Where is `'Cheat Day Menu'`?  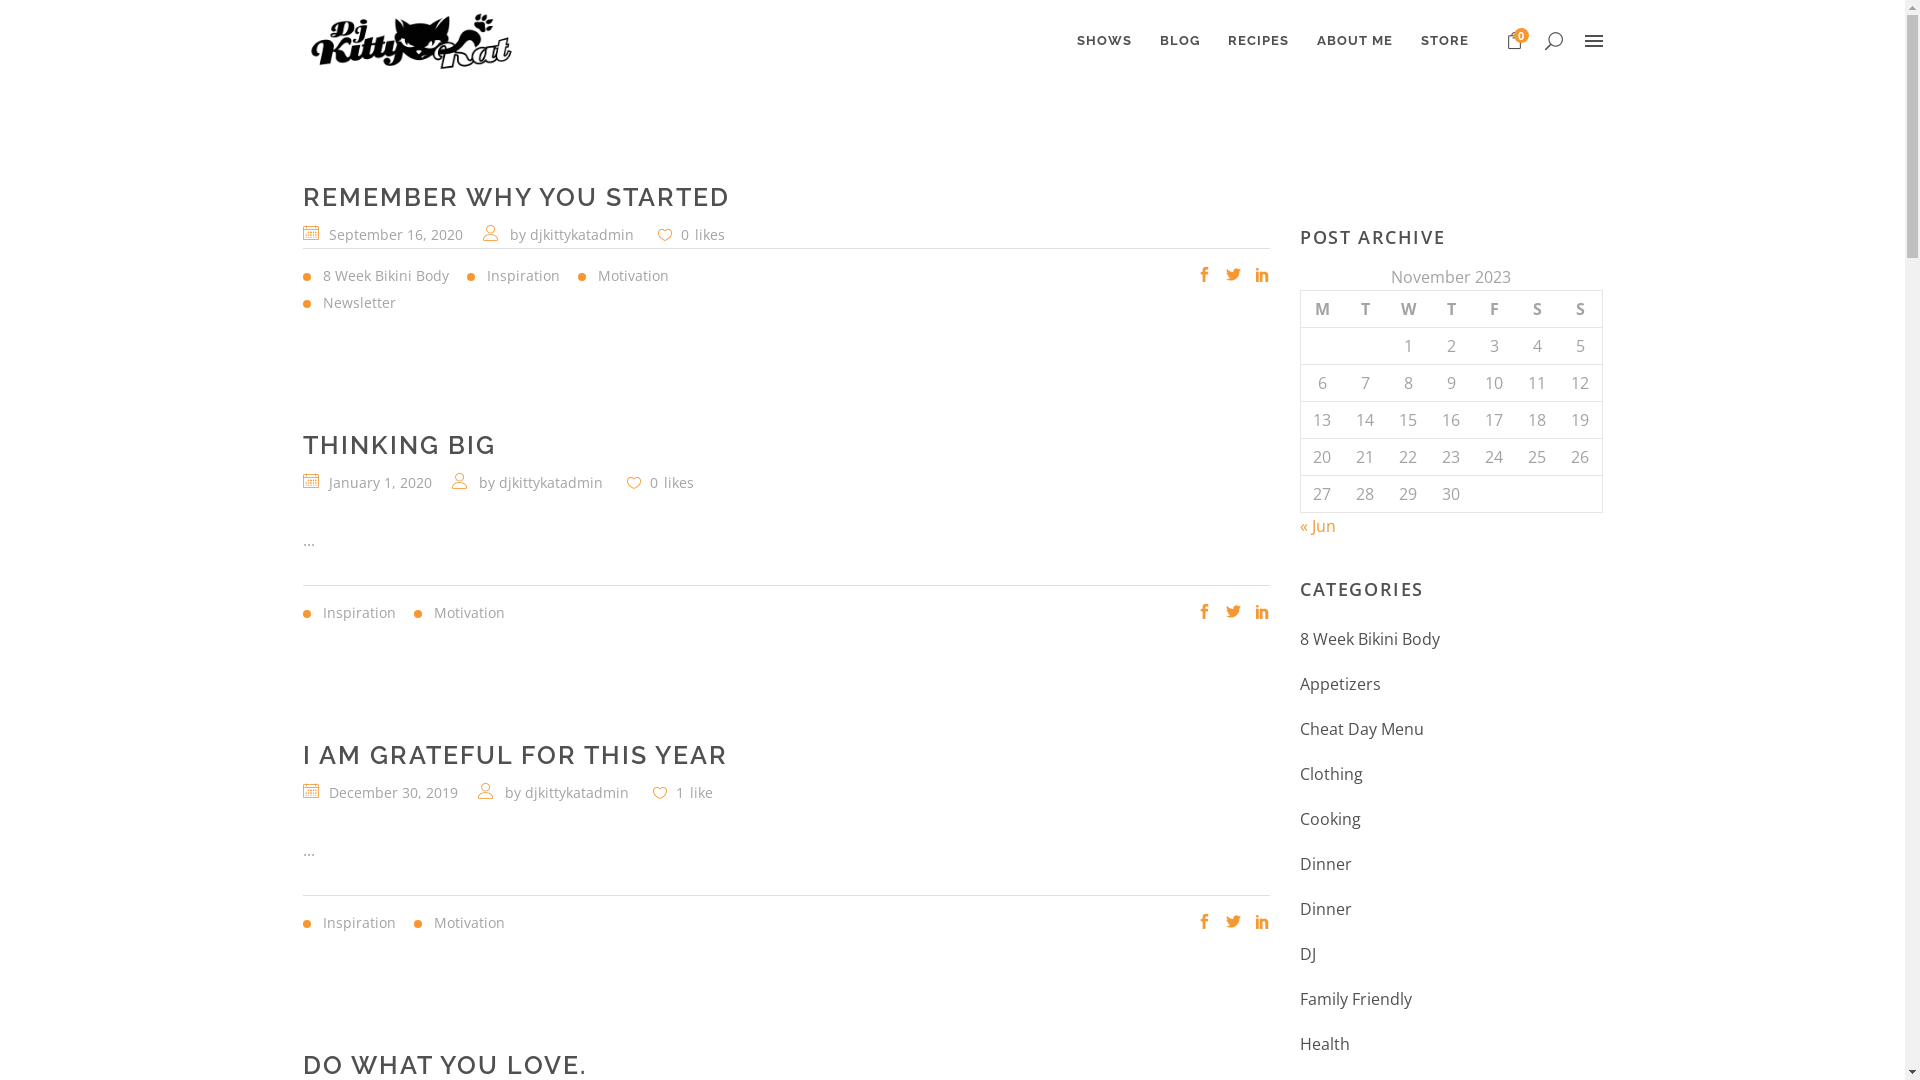
'Cheat Day Menu' is located at coordinates (1300, 729).